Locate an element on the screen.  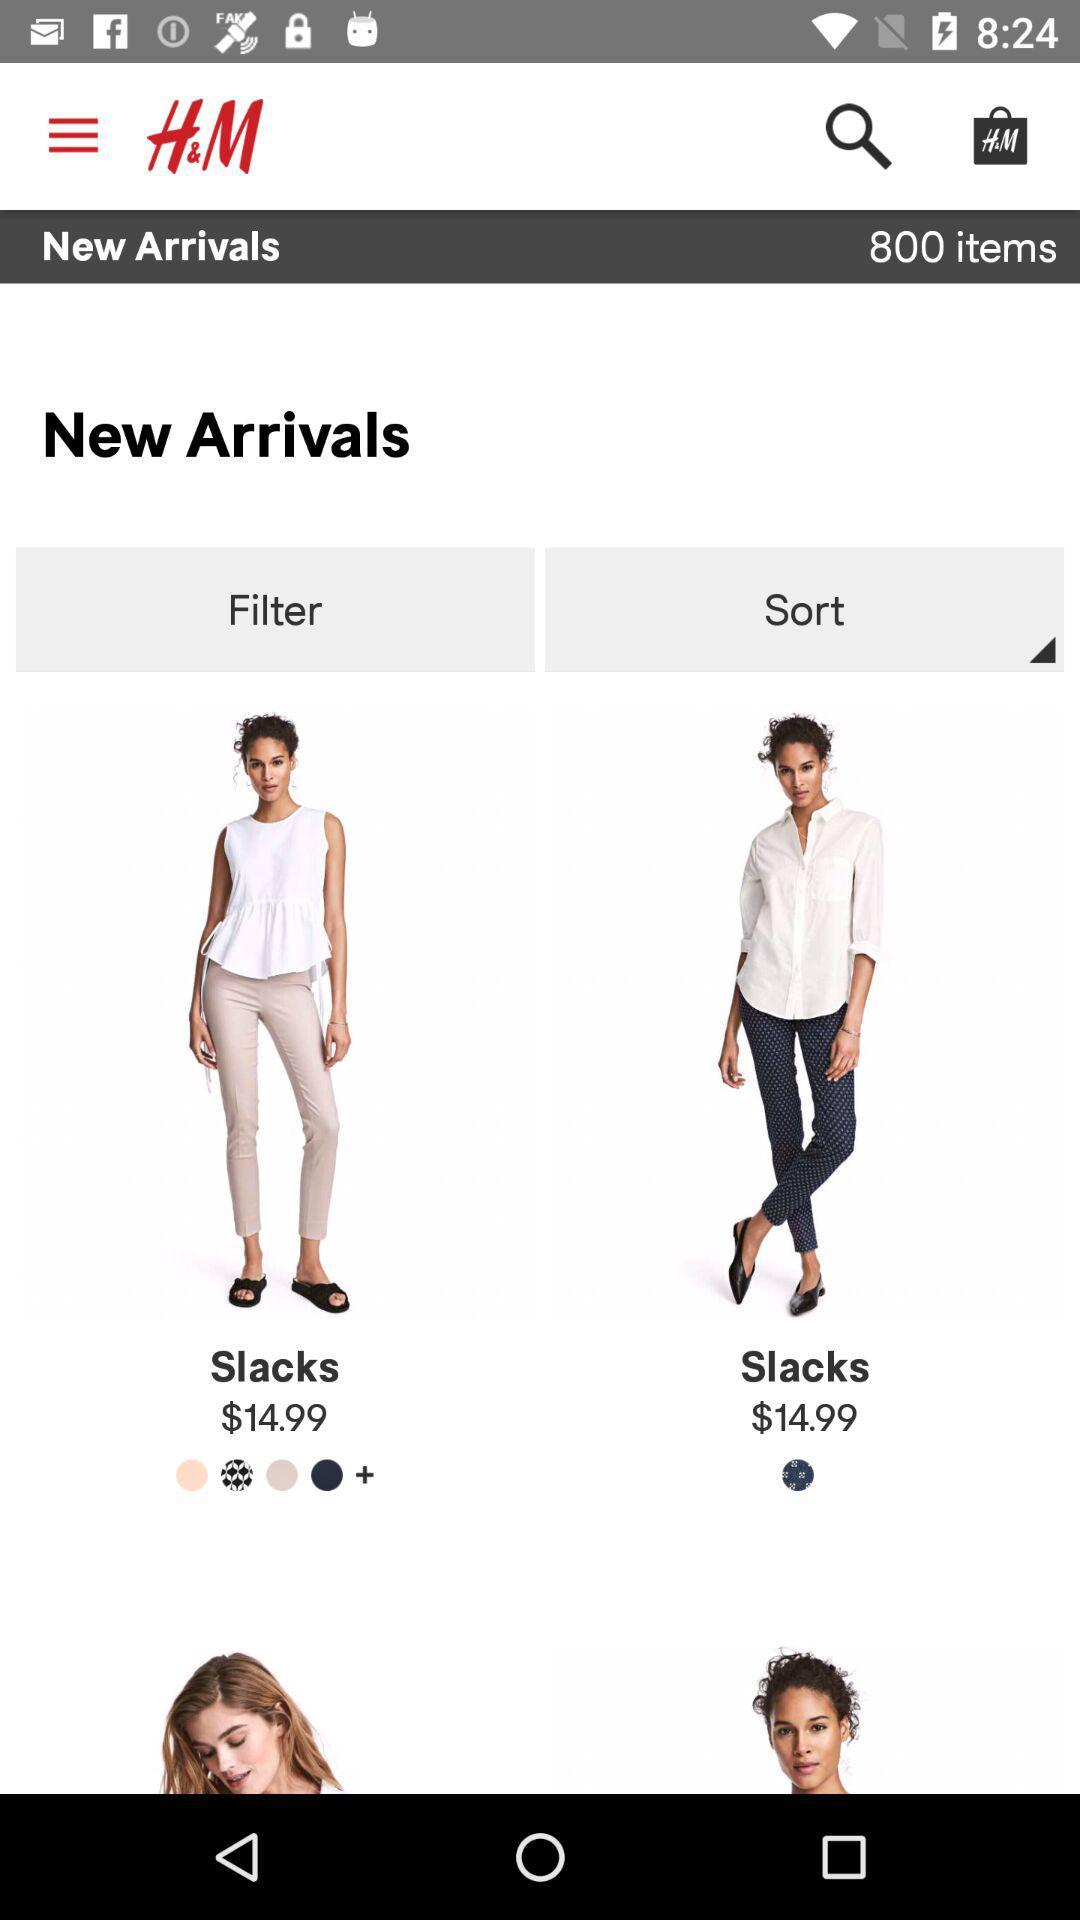
the hm icon at the top right corner is located at coordinates (1000, 135).